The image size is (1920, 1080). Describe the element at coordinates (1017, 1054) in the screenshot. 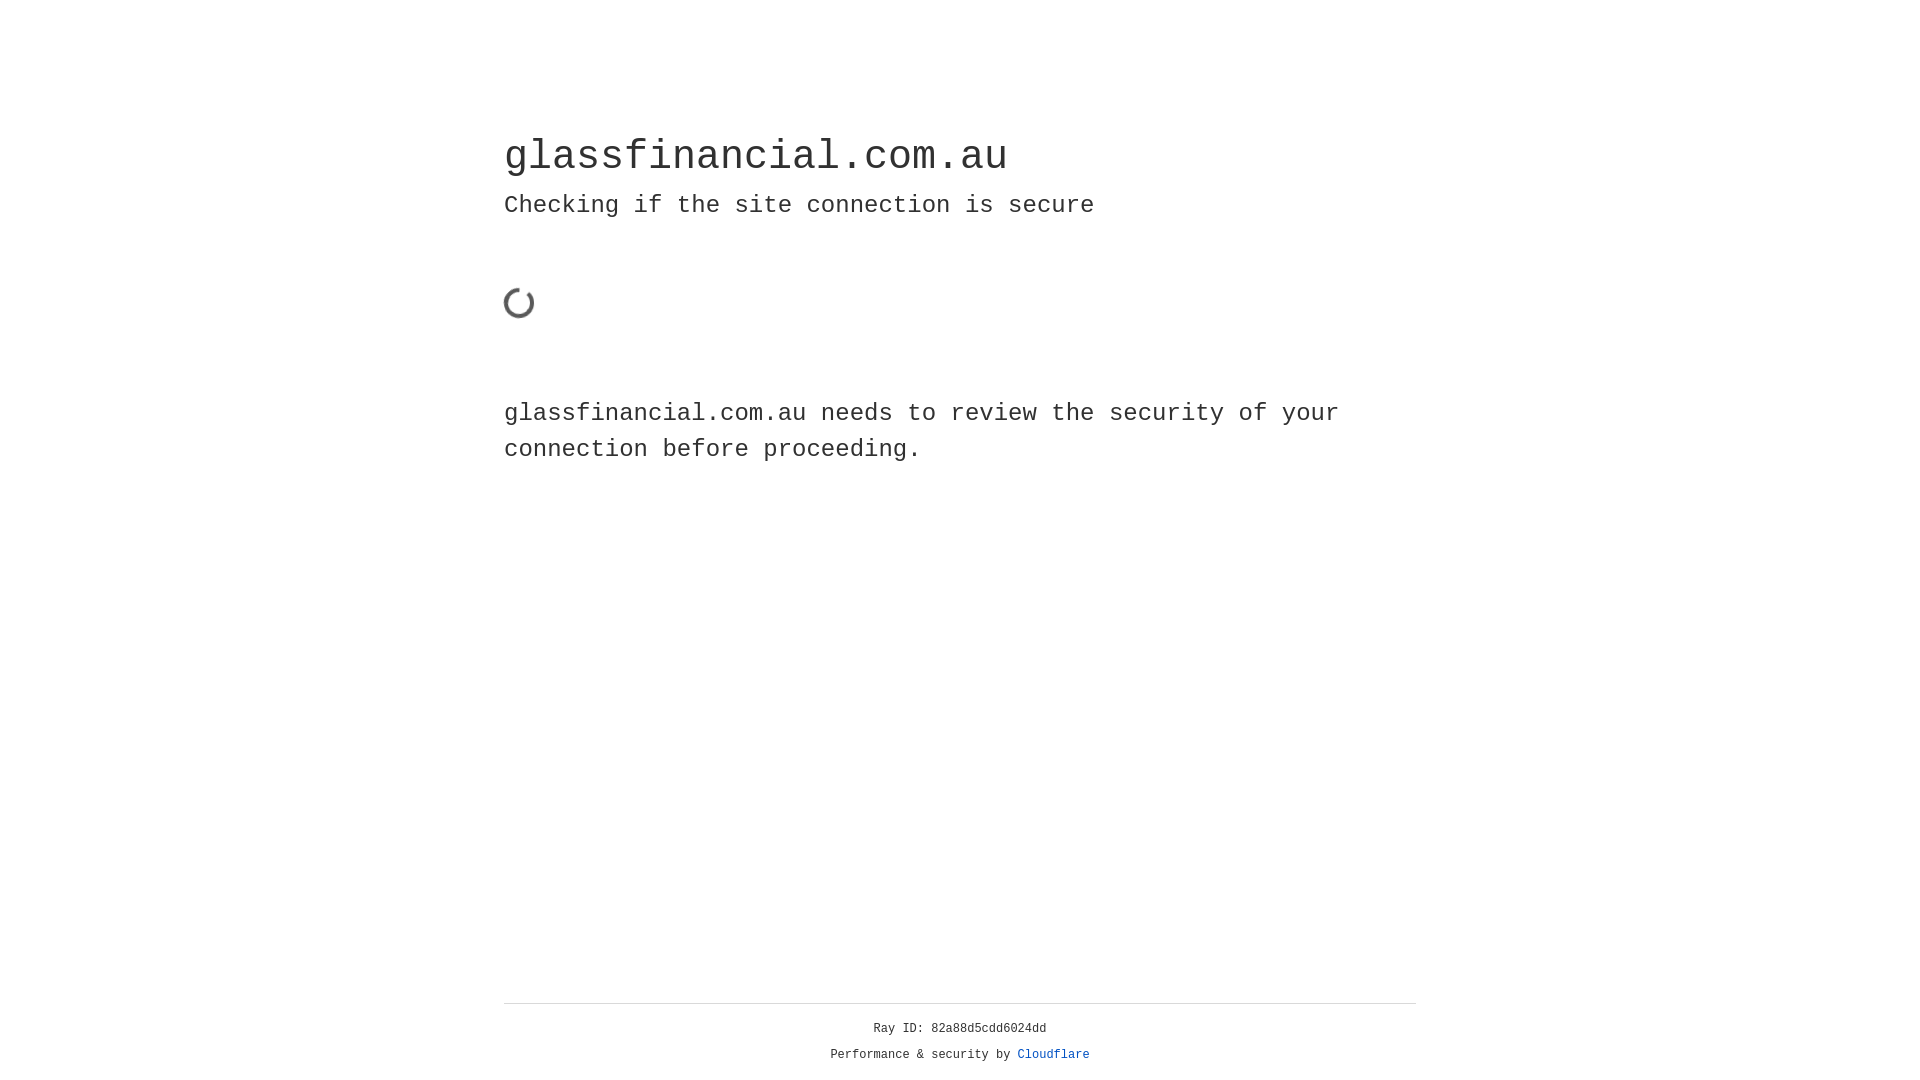

I see `'Cloudflare'` at that location.